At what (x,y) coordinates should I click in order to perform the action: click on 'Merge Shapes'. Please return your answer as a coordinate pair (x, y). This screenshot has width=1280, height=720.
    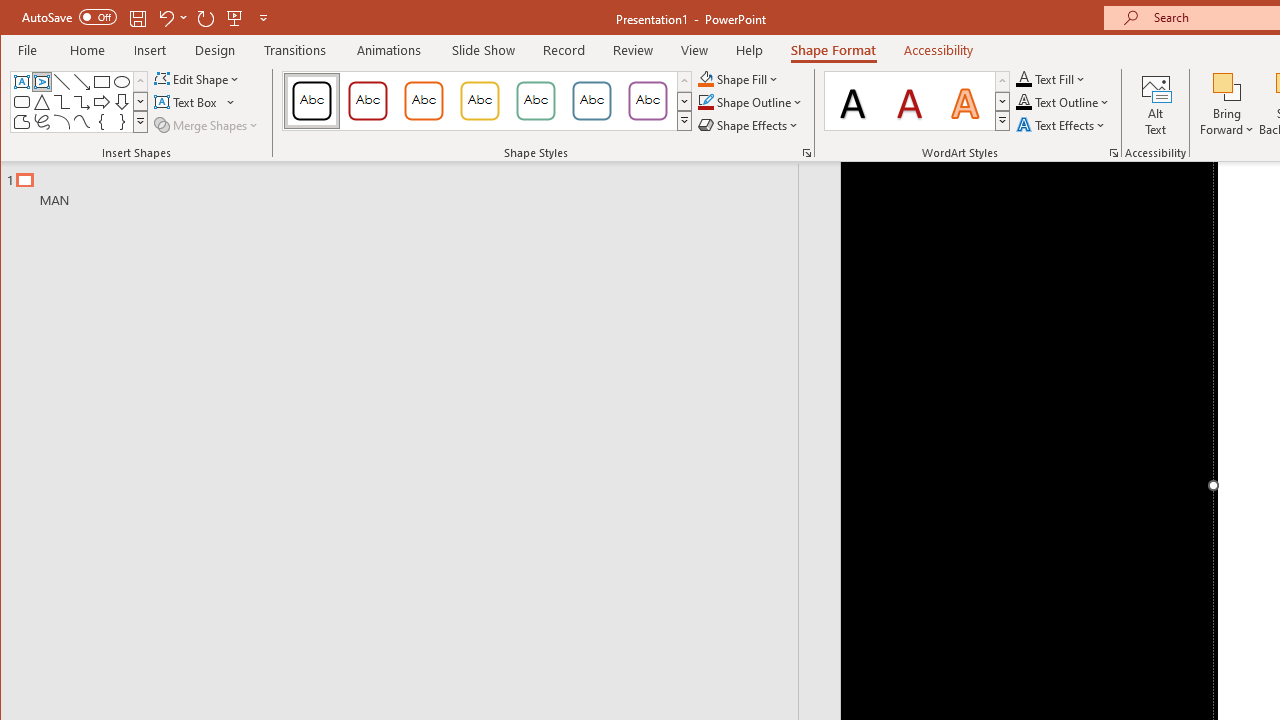
    Looking at the image, I should click on (208, 125).